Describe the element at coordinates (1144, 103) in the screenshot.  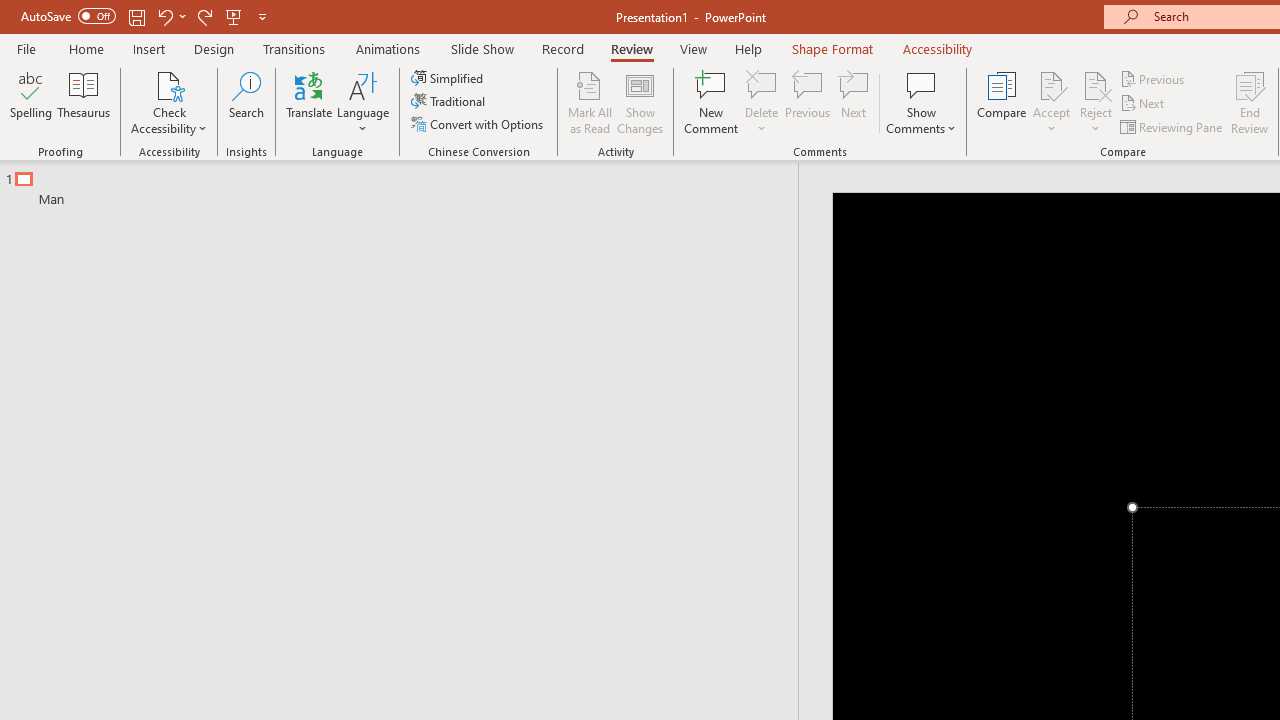
I see `'Next'` at that location.